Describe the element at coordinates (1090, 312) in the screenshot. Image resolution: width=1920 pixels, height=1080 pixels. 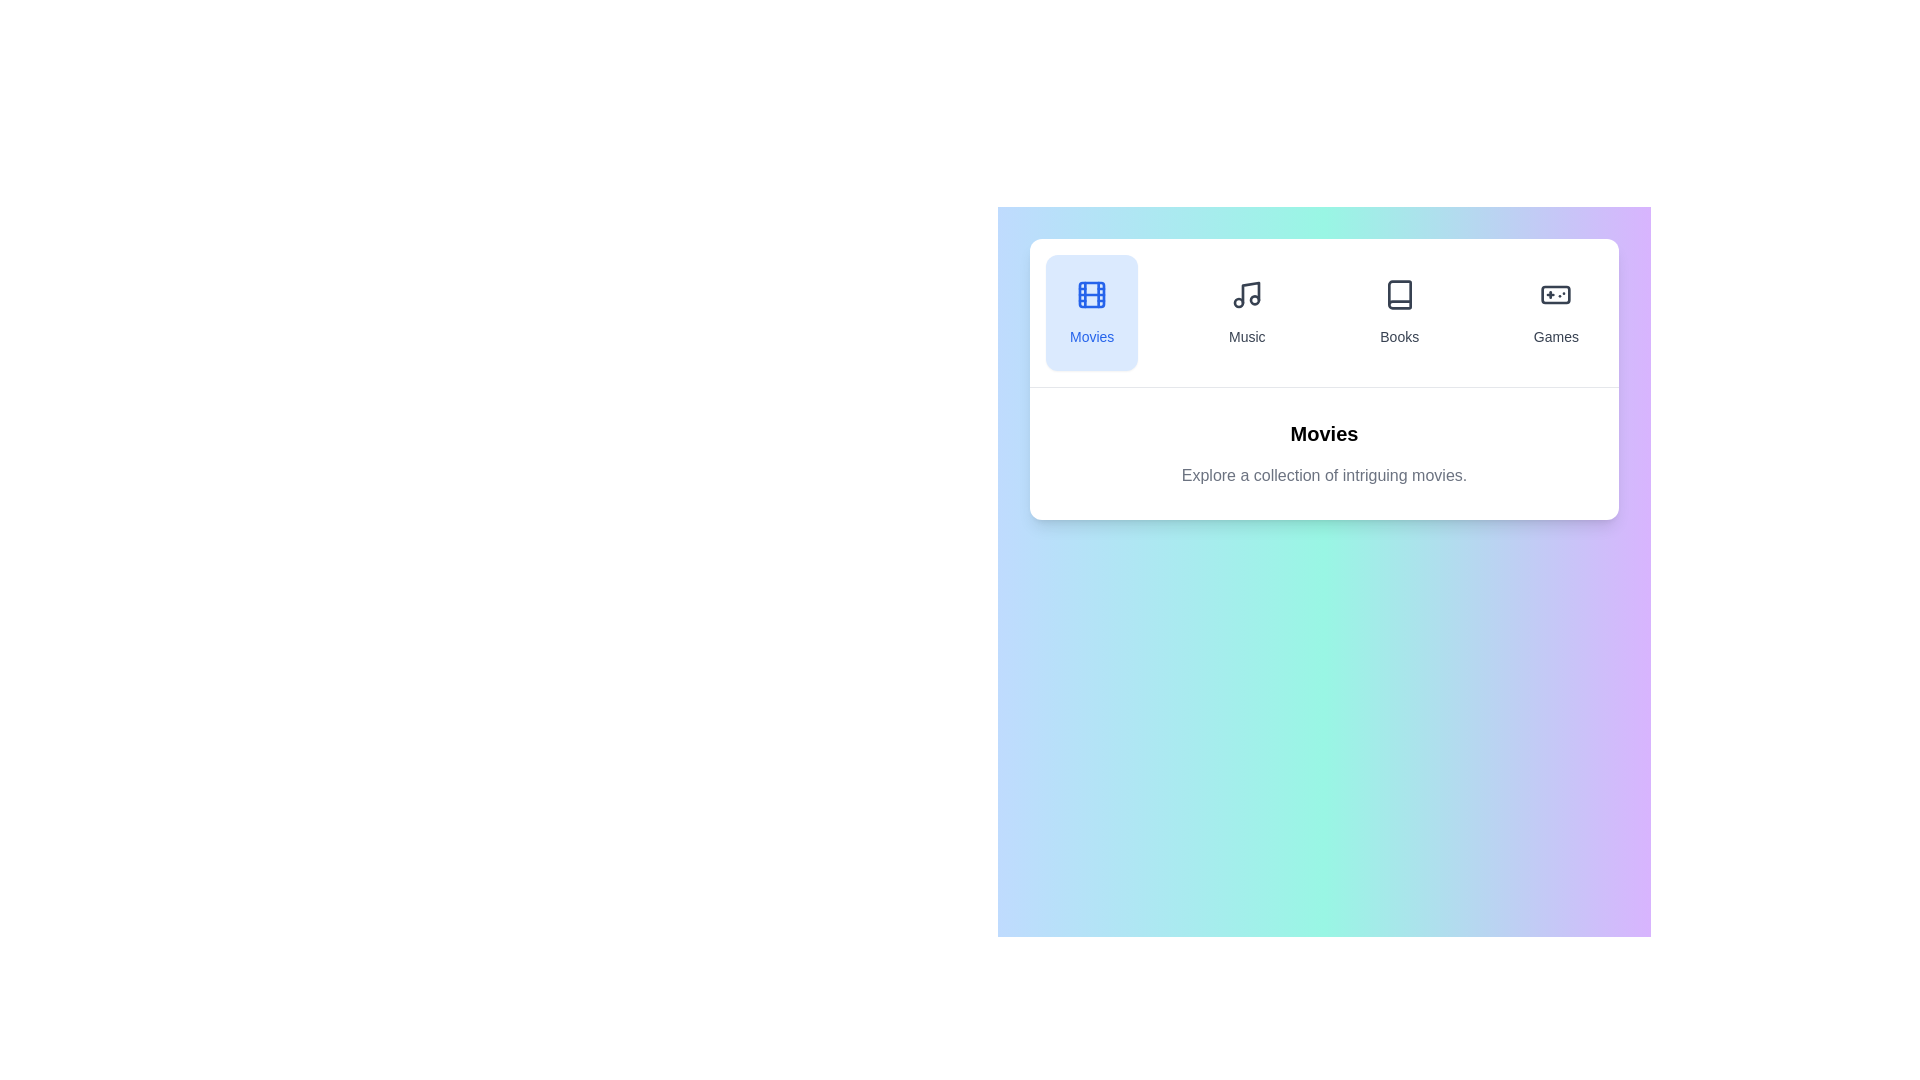
I see `the Movies tab to switch to the respective entertainment category` at that location.